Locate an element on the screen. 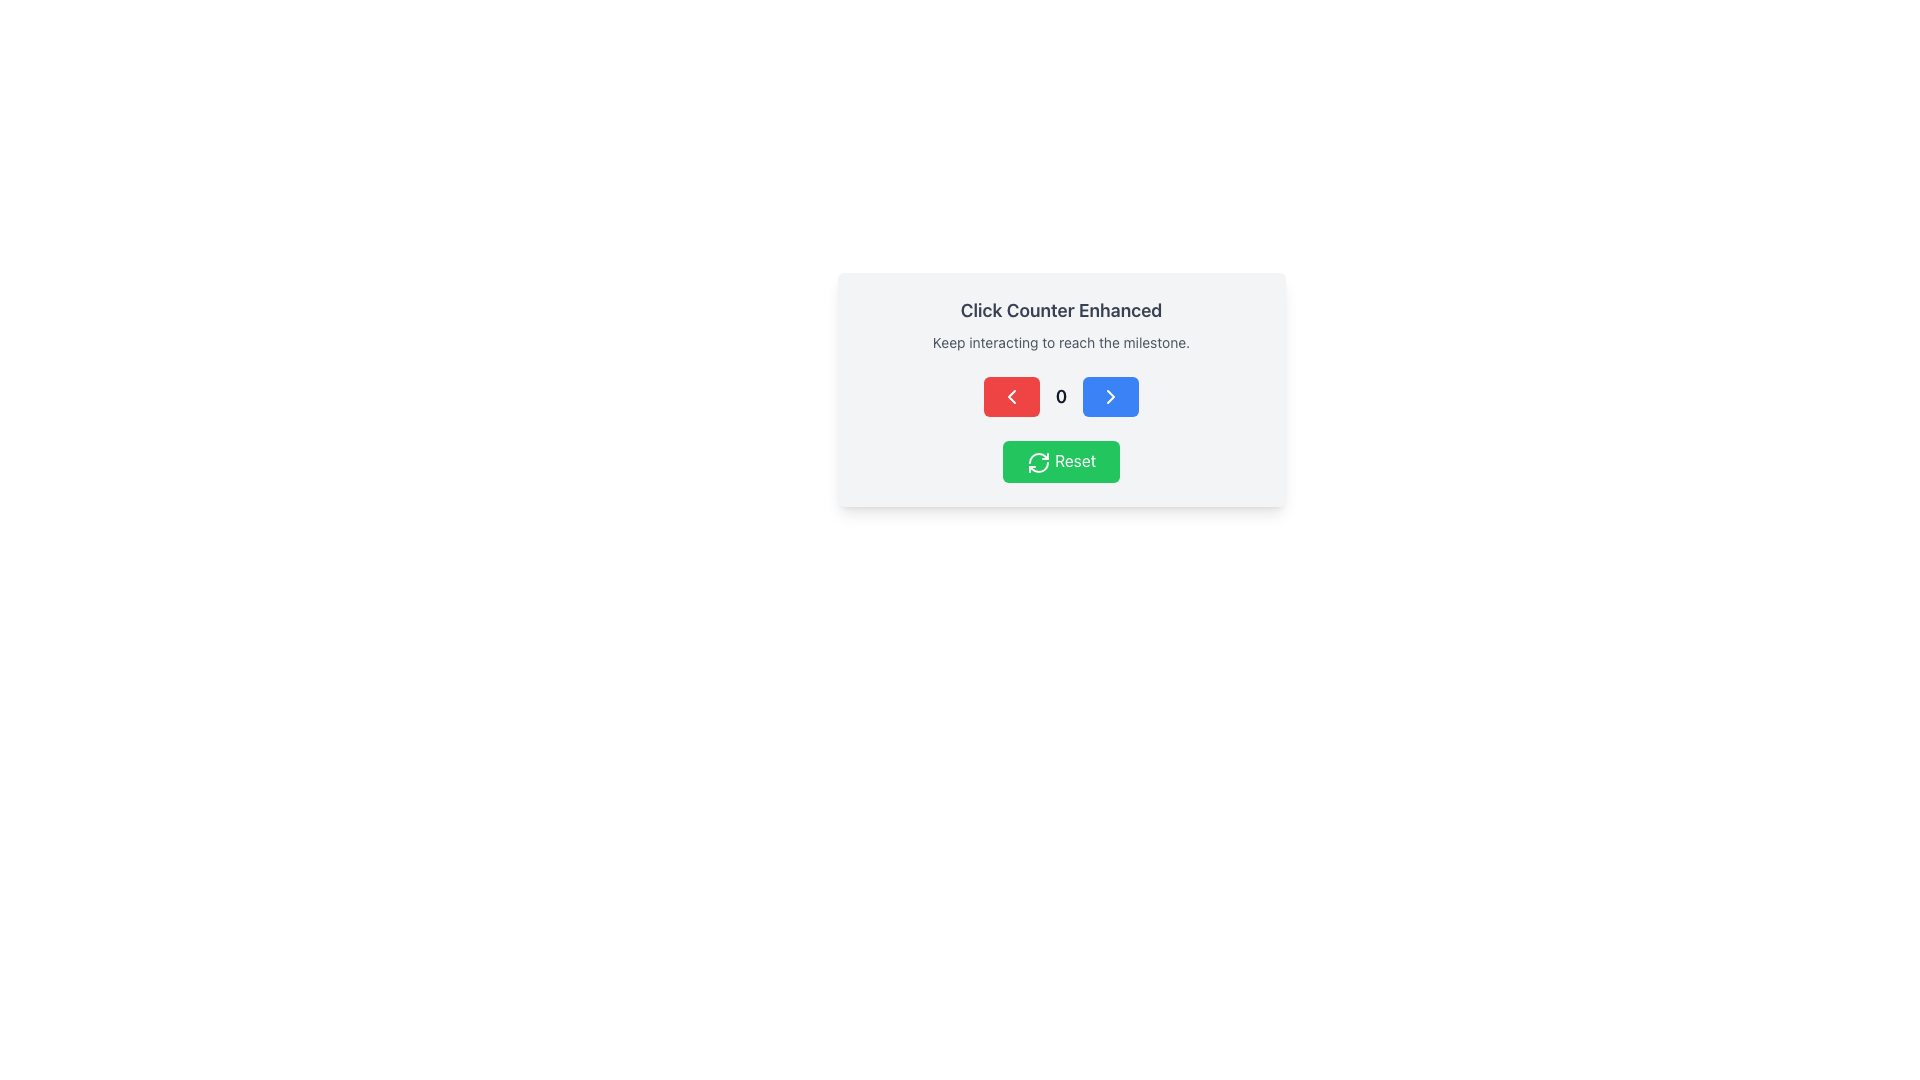 The image size is (1920, 1080). the static text element labeled 'Click Counter Enhanced' located at the upper section of the panel with a light gray background is located at coordinates (1060, 323).